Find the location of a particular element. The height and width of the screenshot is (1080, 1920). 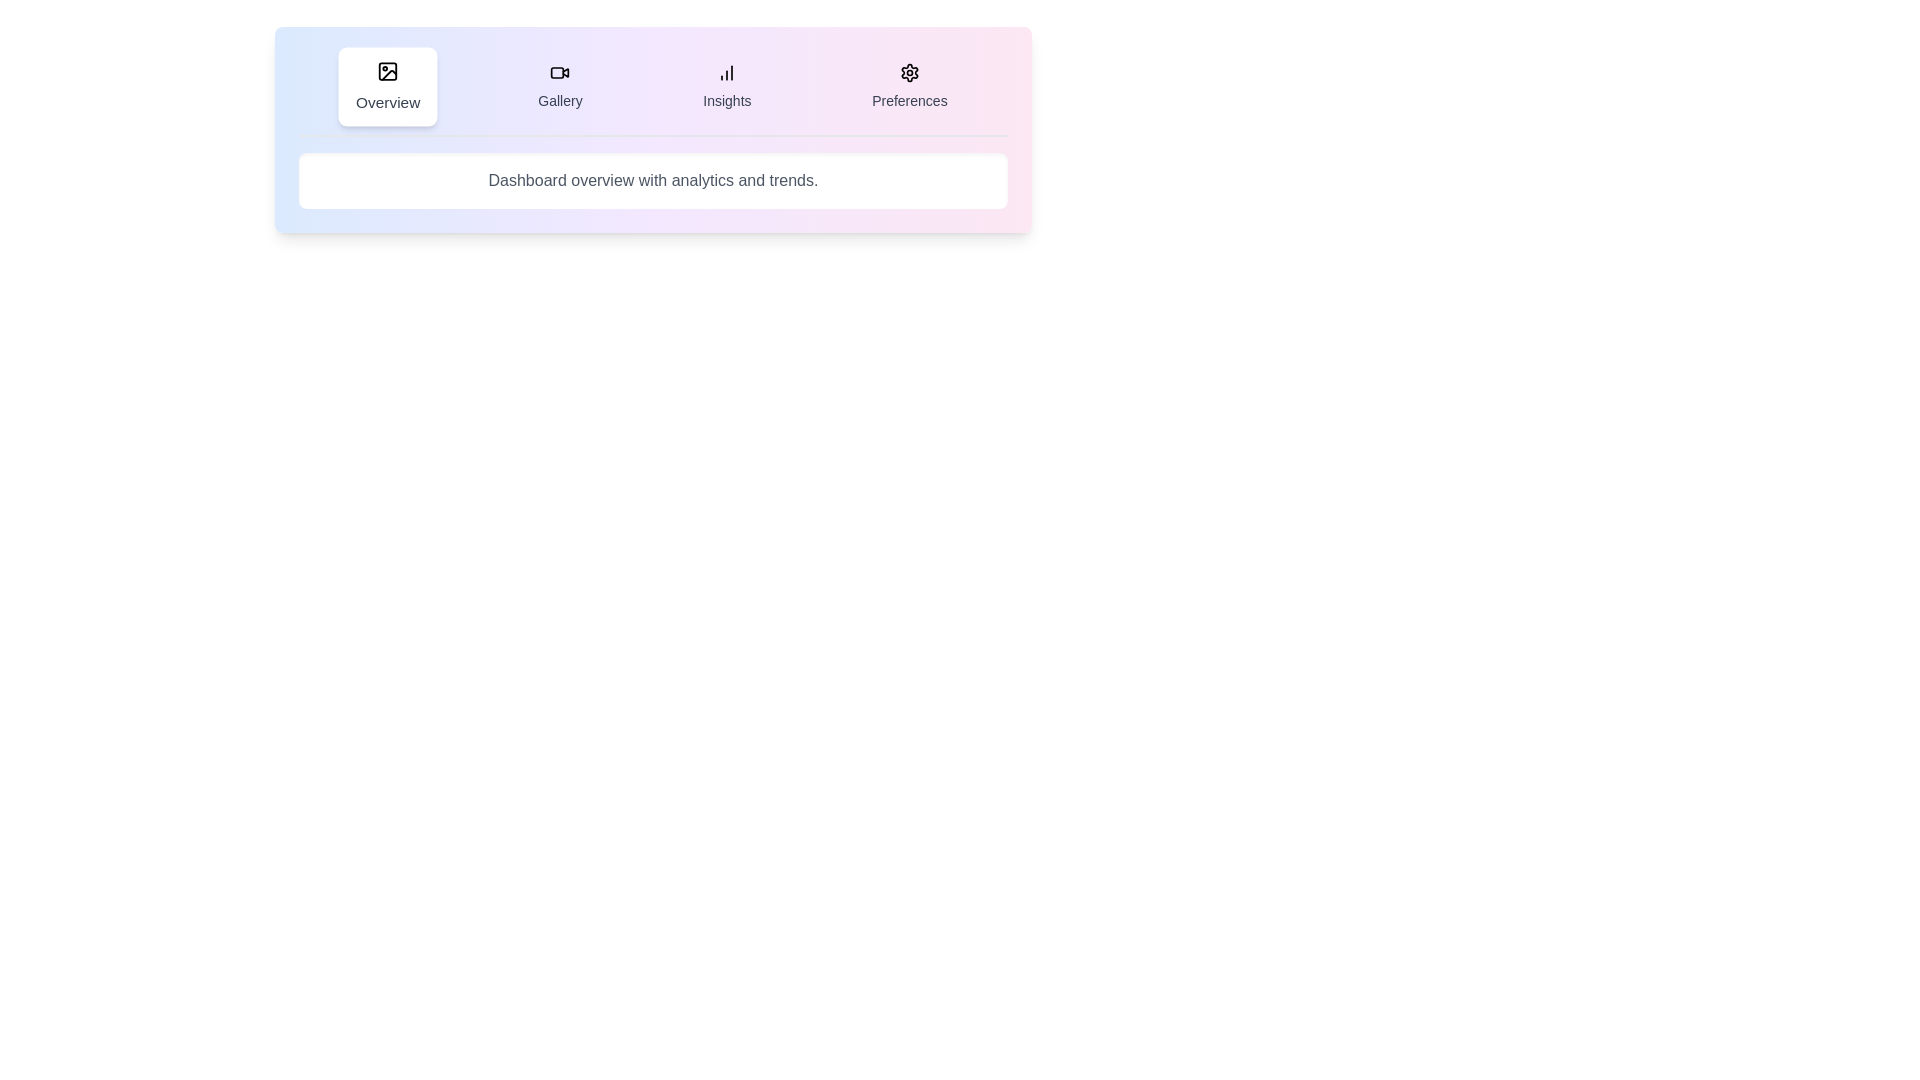

the Overview tab is located at coordinates (388, 86).